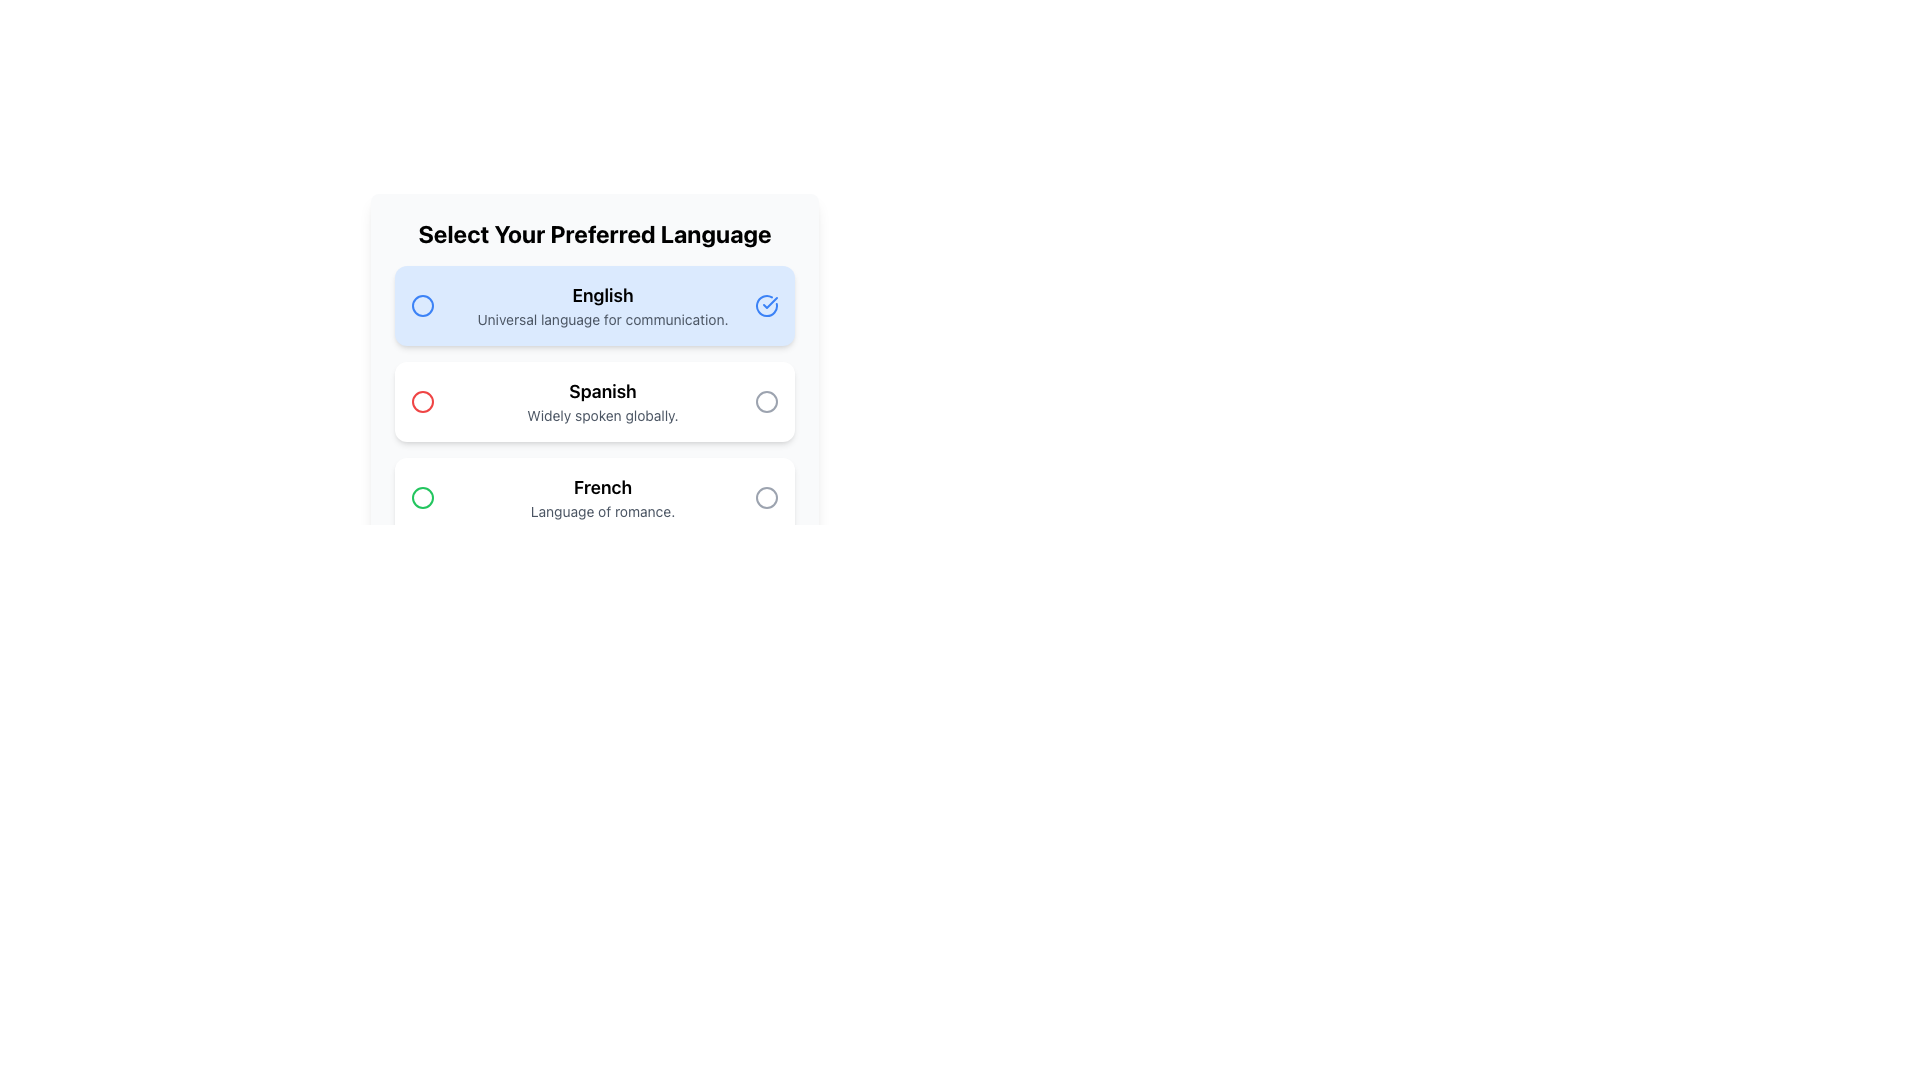 This screenshot has height=1080, width=1920. Describe the element at coordinates (766, 401) in the screenshot. I see `the radio button styled indicator for the 'Spanish' language option` at that location.